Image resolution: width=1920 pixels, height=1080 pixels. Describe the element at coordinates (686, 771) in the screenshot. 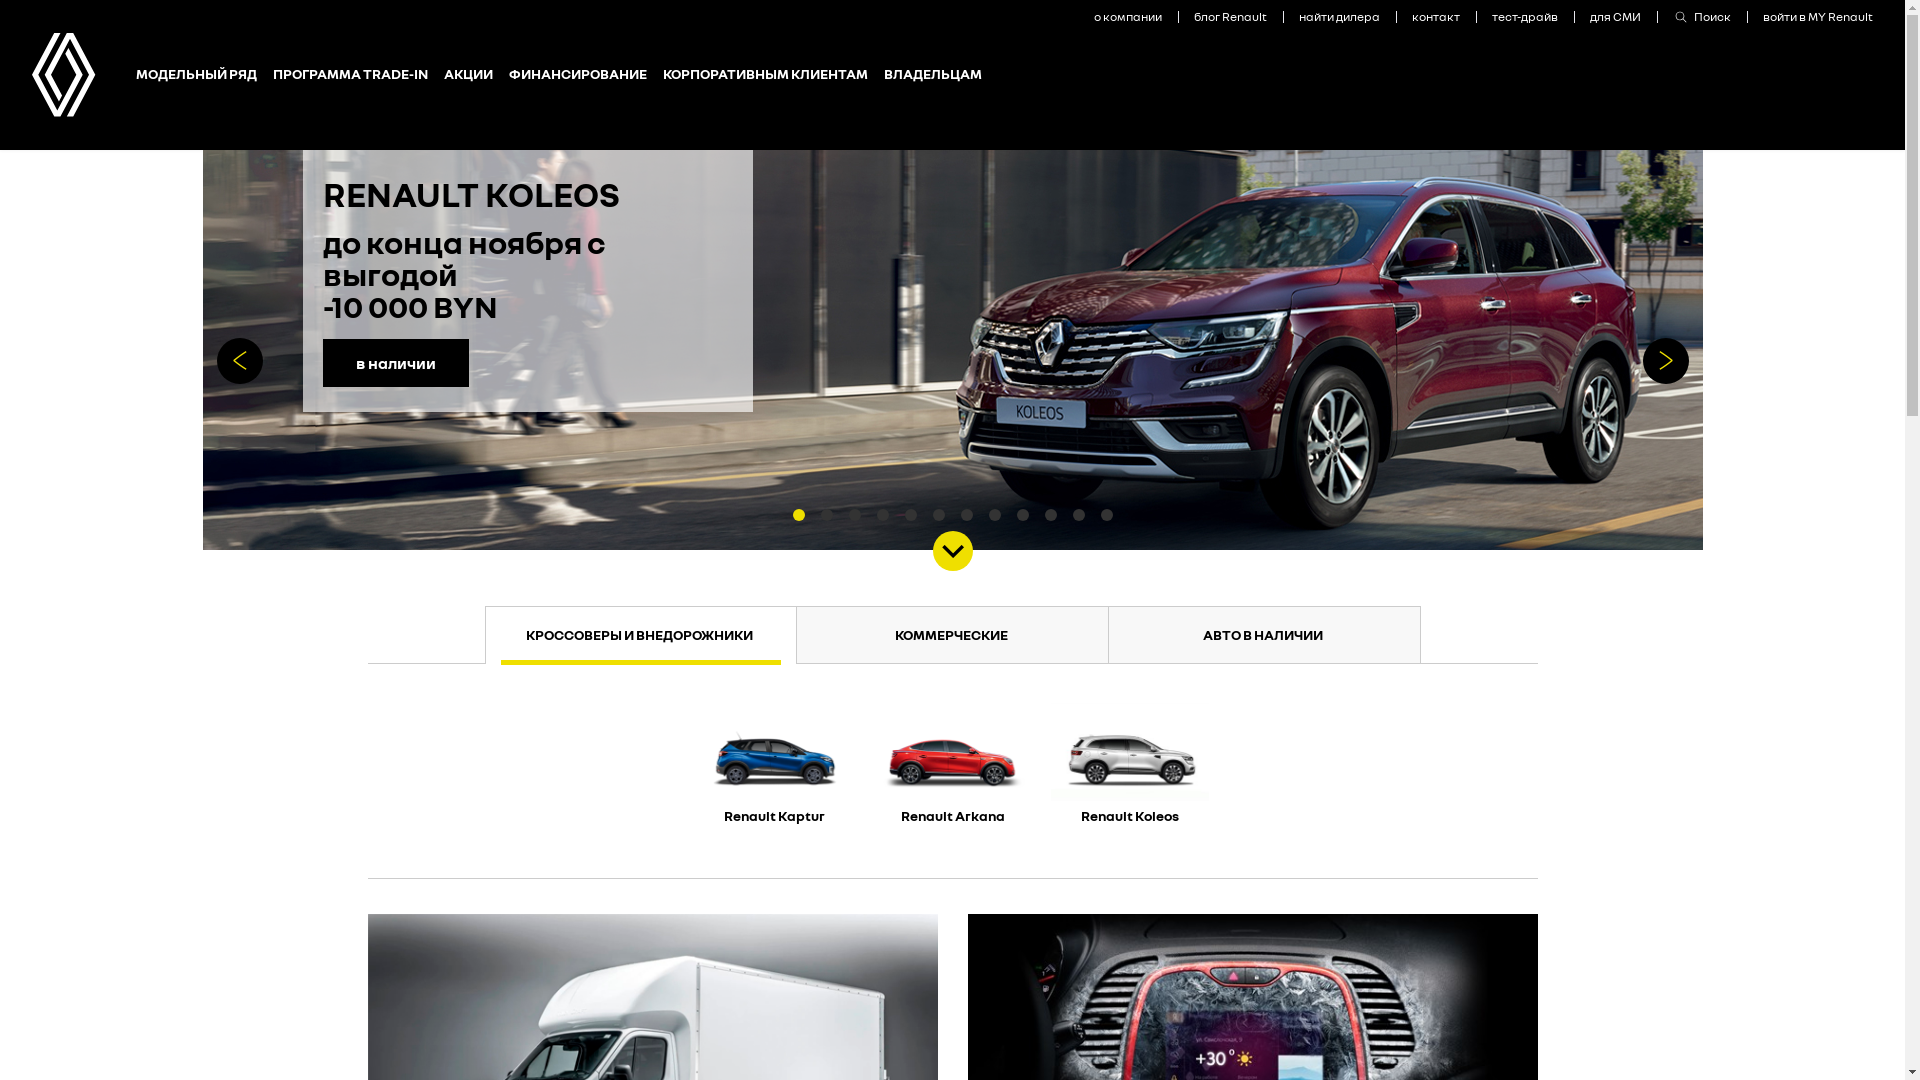

I see `'Renault Kaptur'` at that location.